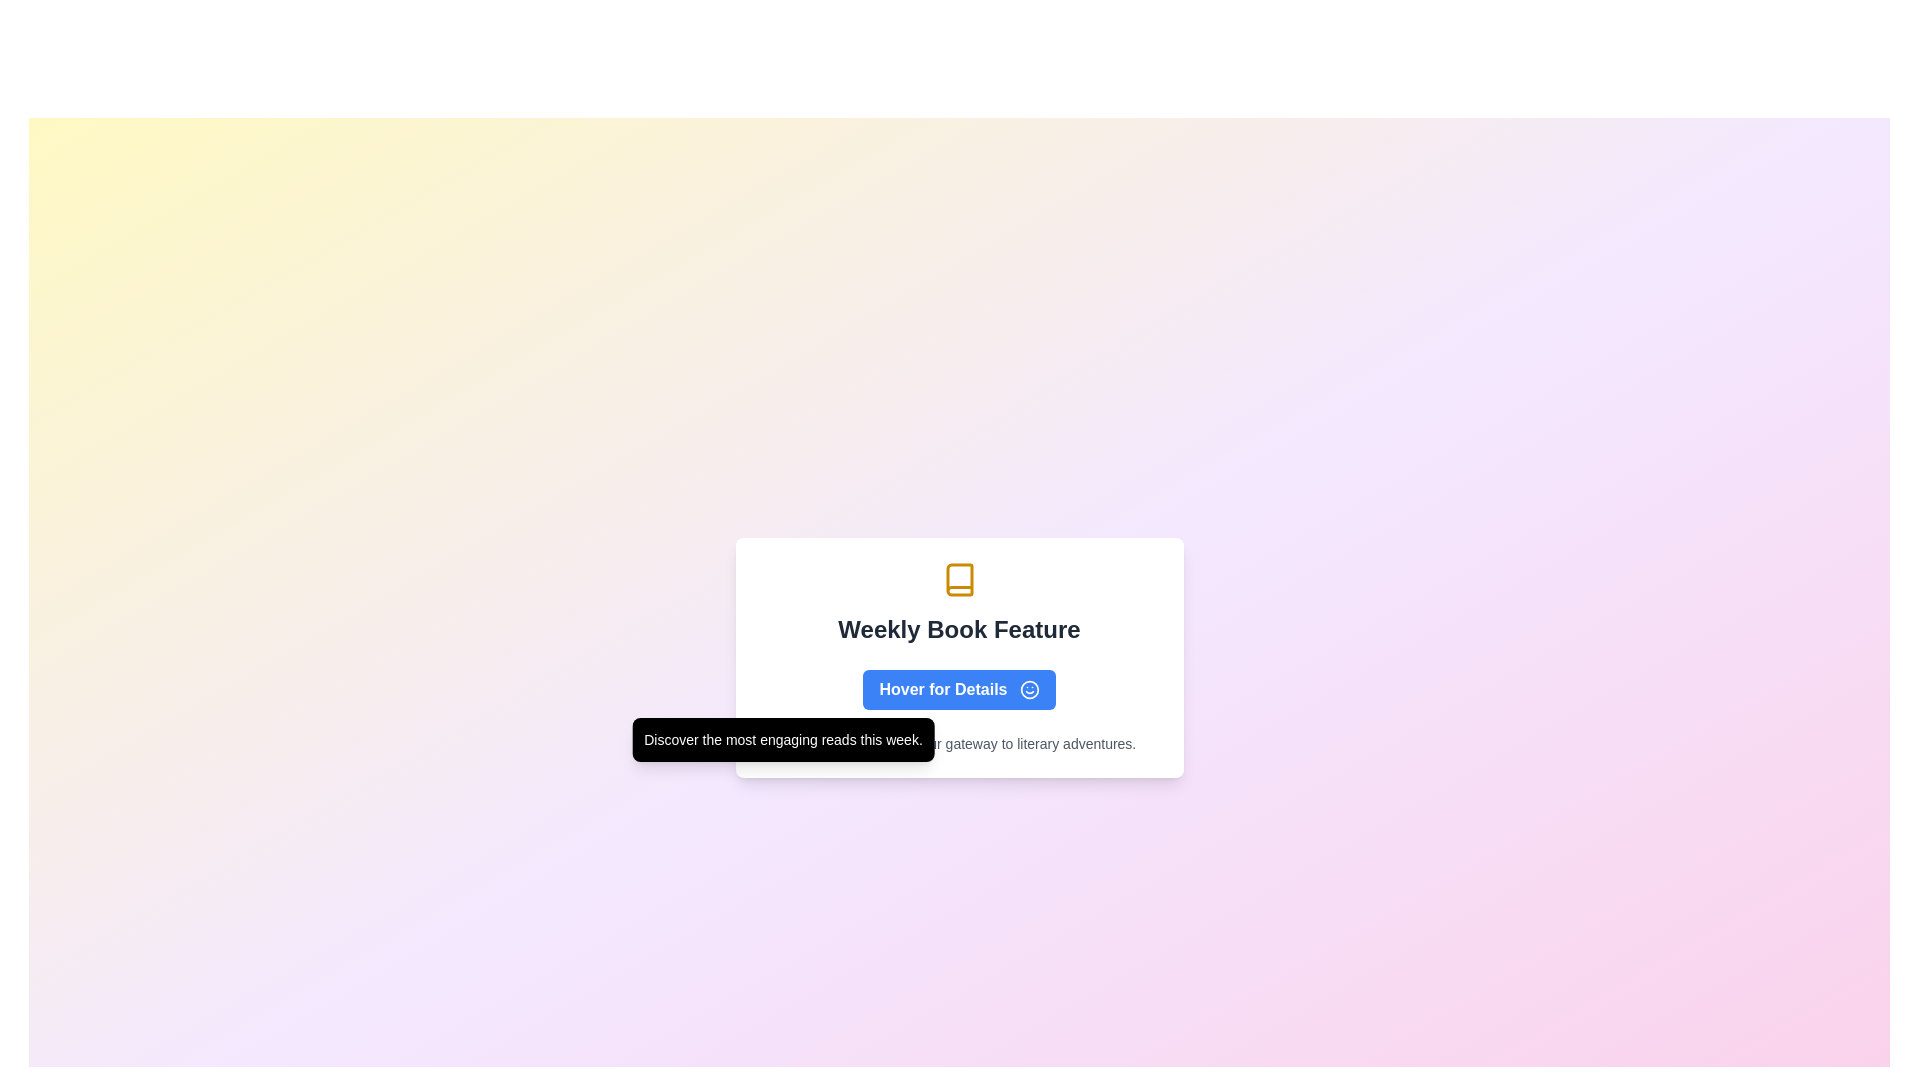 The height and width of the screenshot is (1080, 1920). I want to click on the decorative SVG-based book icon located at the top center of the 'Weekly Book Feature' component, which is the first element above the textual content and the 'Hover for Details' button, so click(958, 579).